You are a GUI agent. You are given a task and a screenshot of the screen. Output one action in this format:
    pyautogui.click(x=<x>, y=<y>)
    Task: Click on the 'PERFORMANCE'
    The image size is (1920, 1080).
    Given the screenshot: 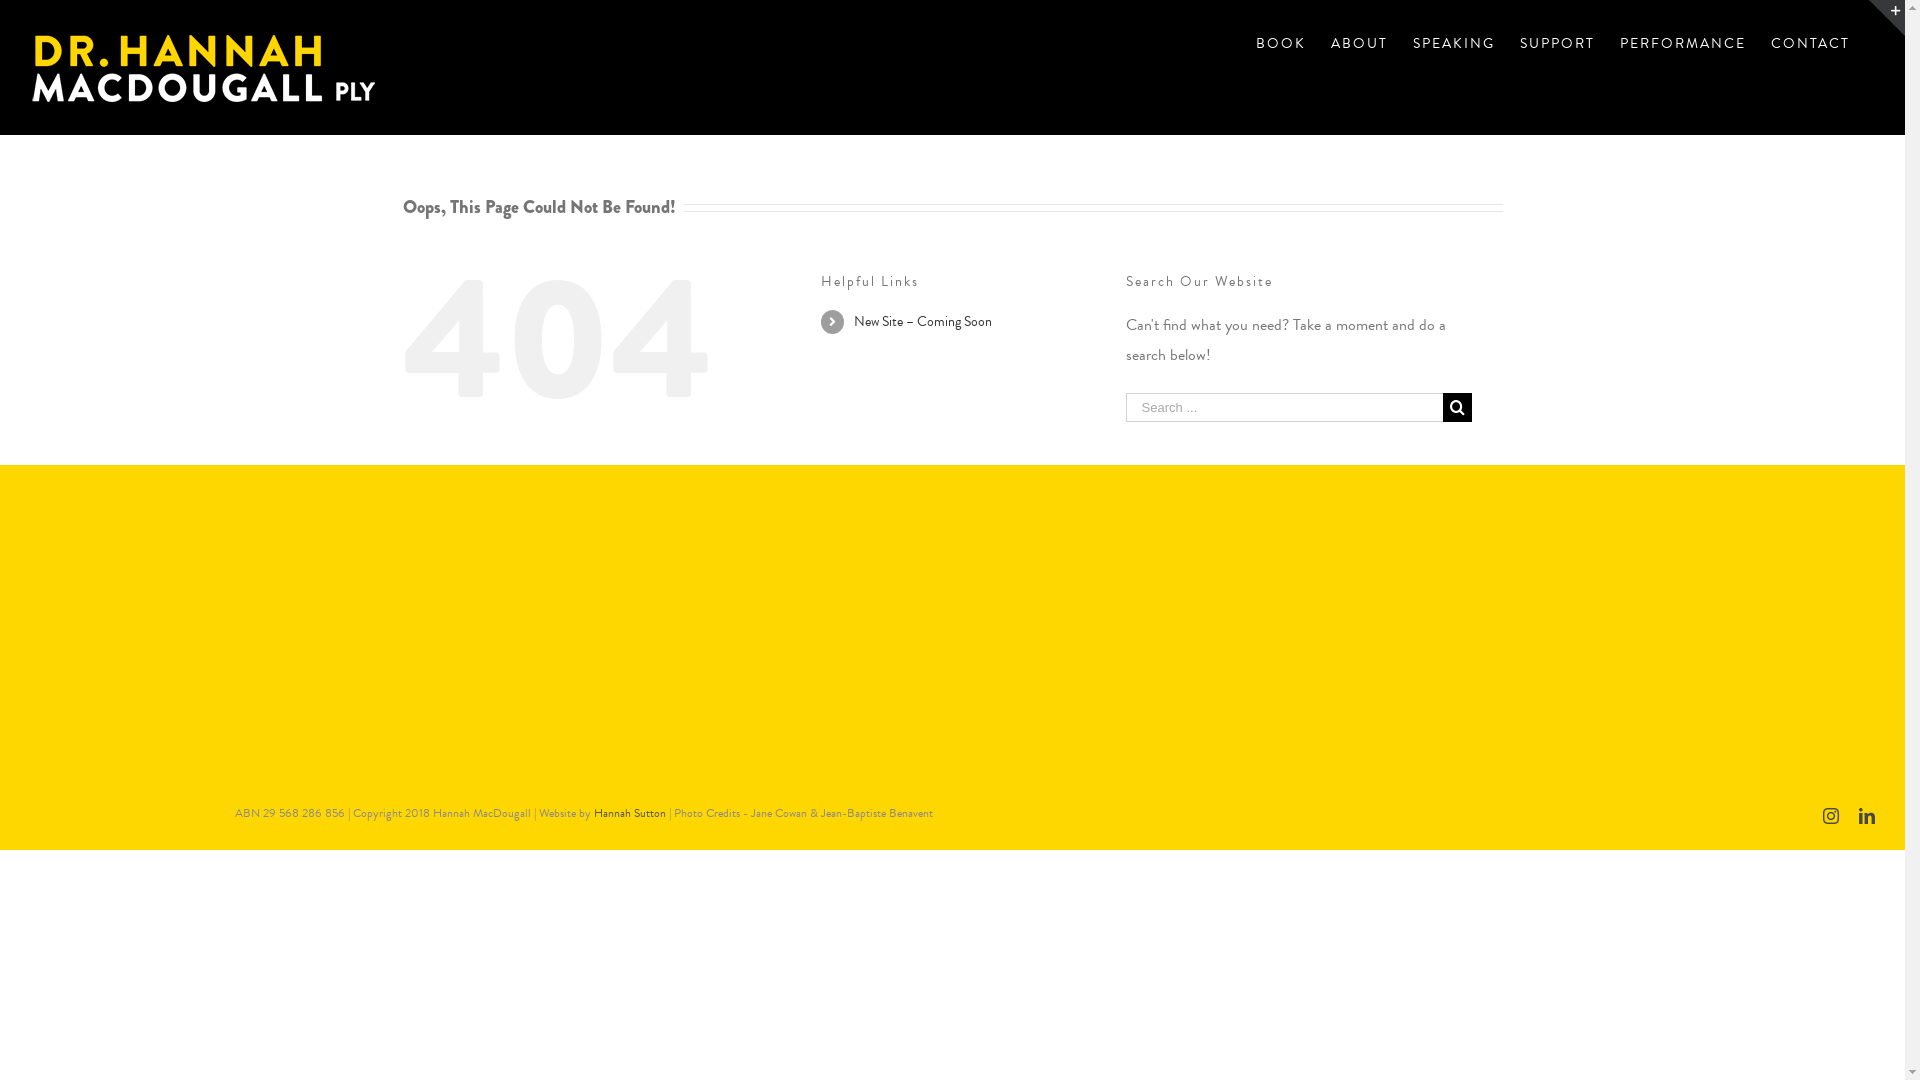 What is the action you would take?
    pyautogui.click(x=1620, y=42)
    